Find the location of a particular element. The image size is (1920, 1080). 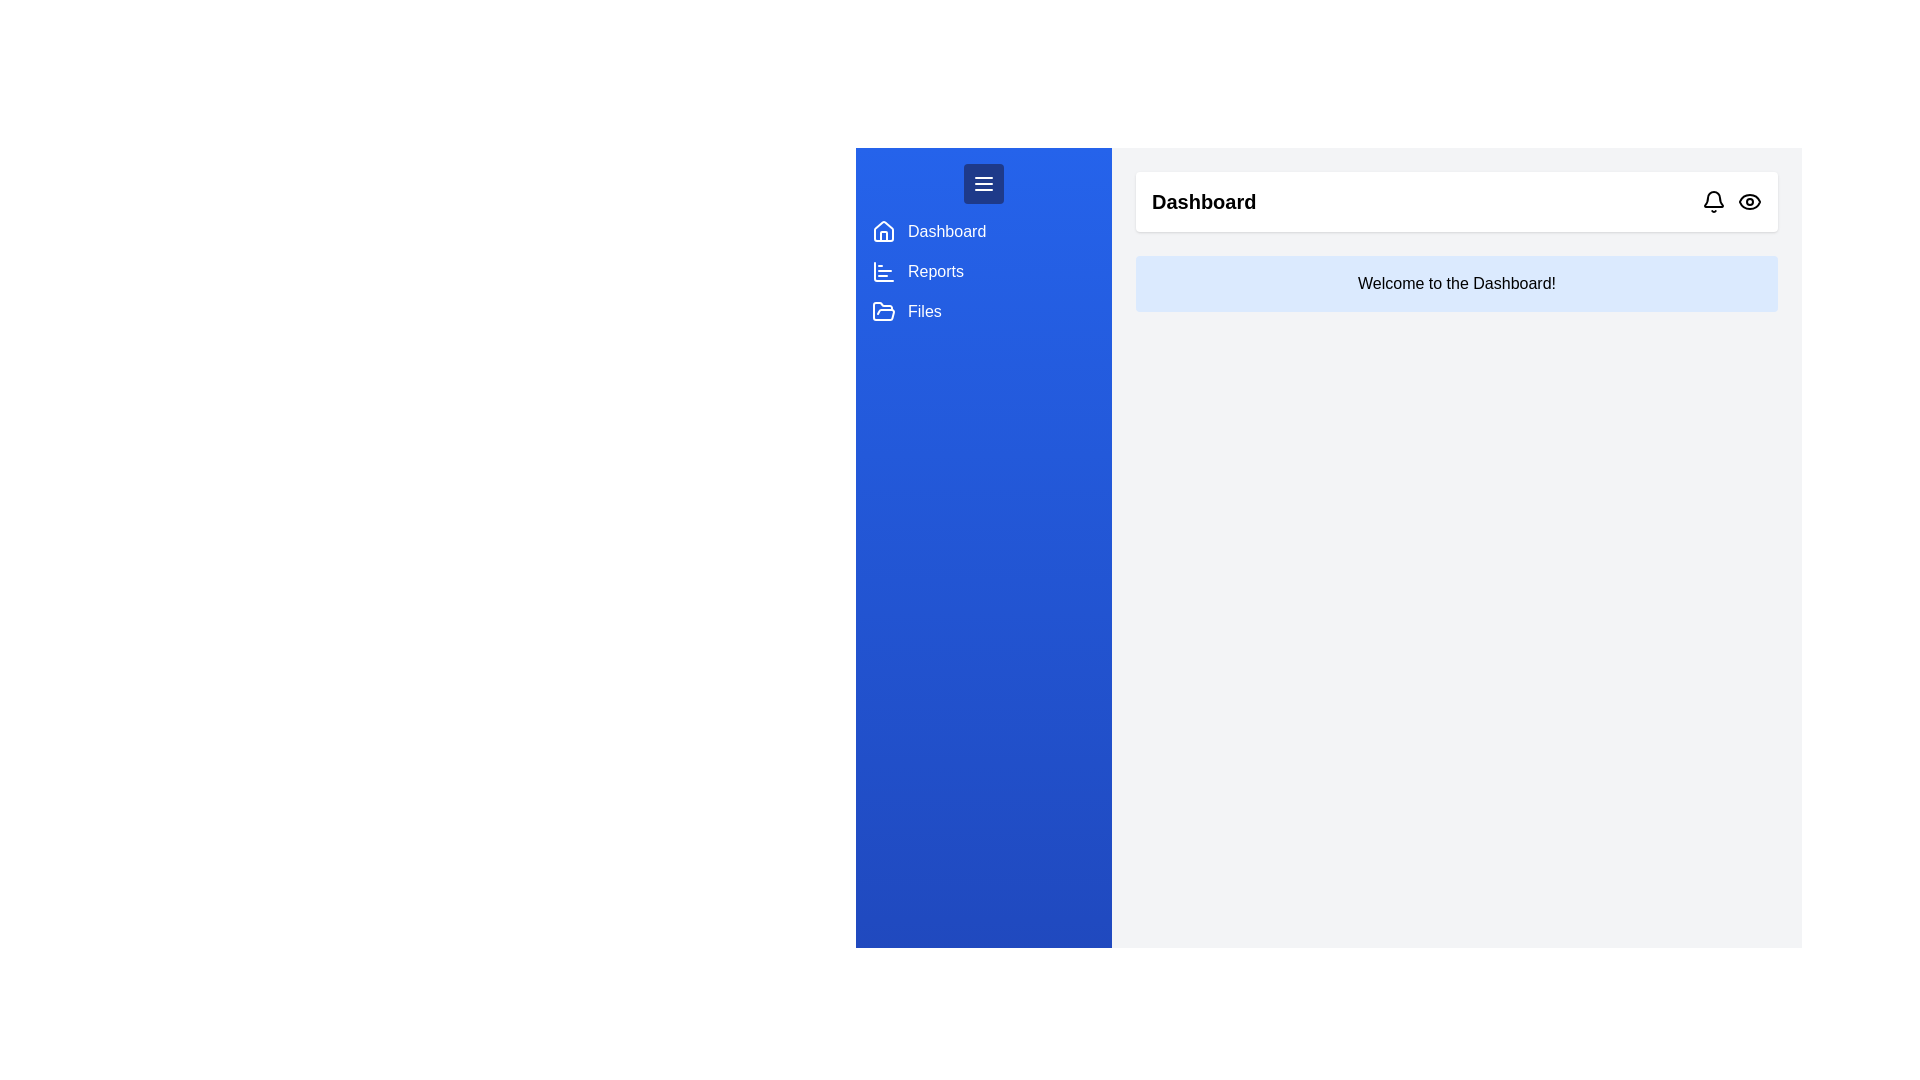

the hamburger menu icon located at the top-left corner of the interface, above the navigation items is located at coordinates (983, 184).